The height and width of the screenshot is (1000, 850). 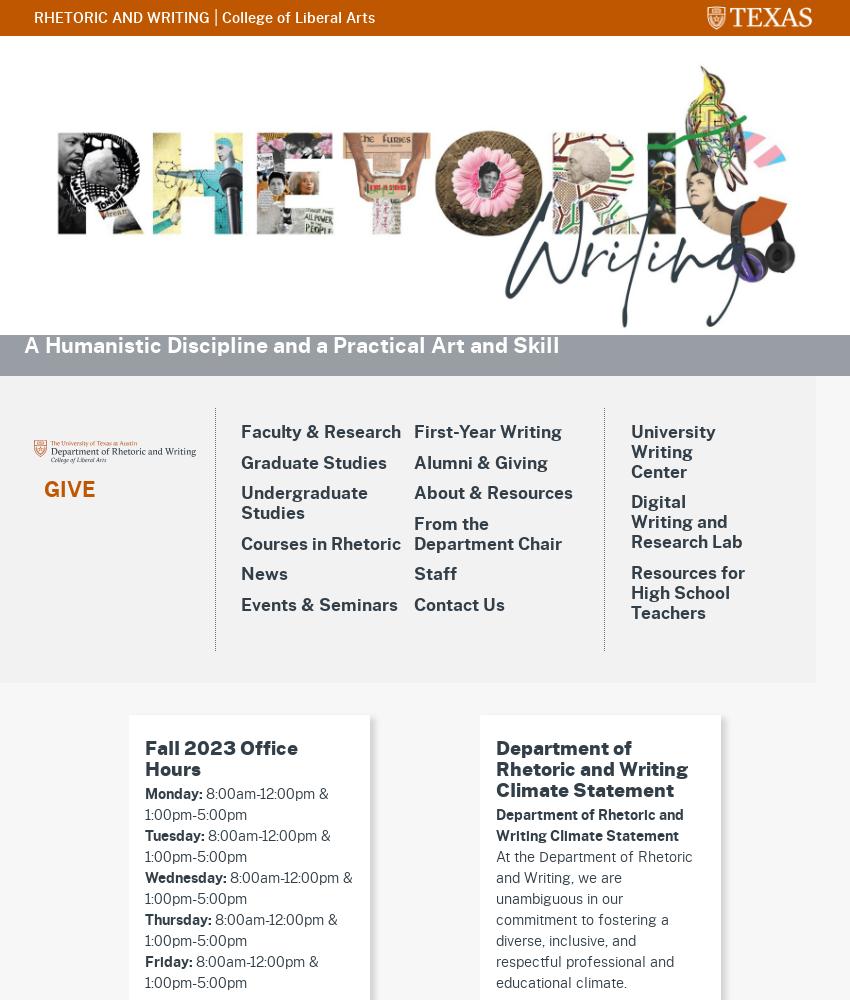 I want to click on 'A Humanistic Discipline and a Practical Art and Skill', so click(x=290, y=345).